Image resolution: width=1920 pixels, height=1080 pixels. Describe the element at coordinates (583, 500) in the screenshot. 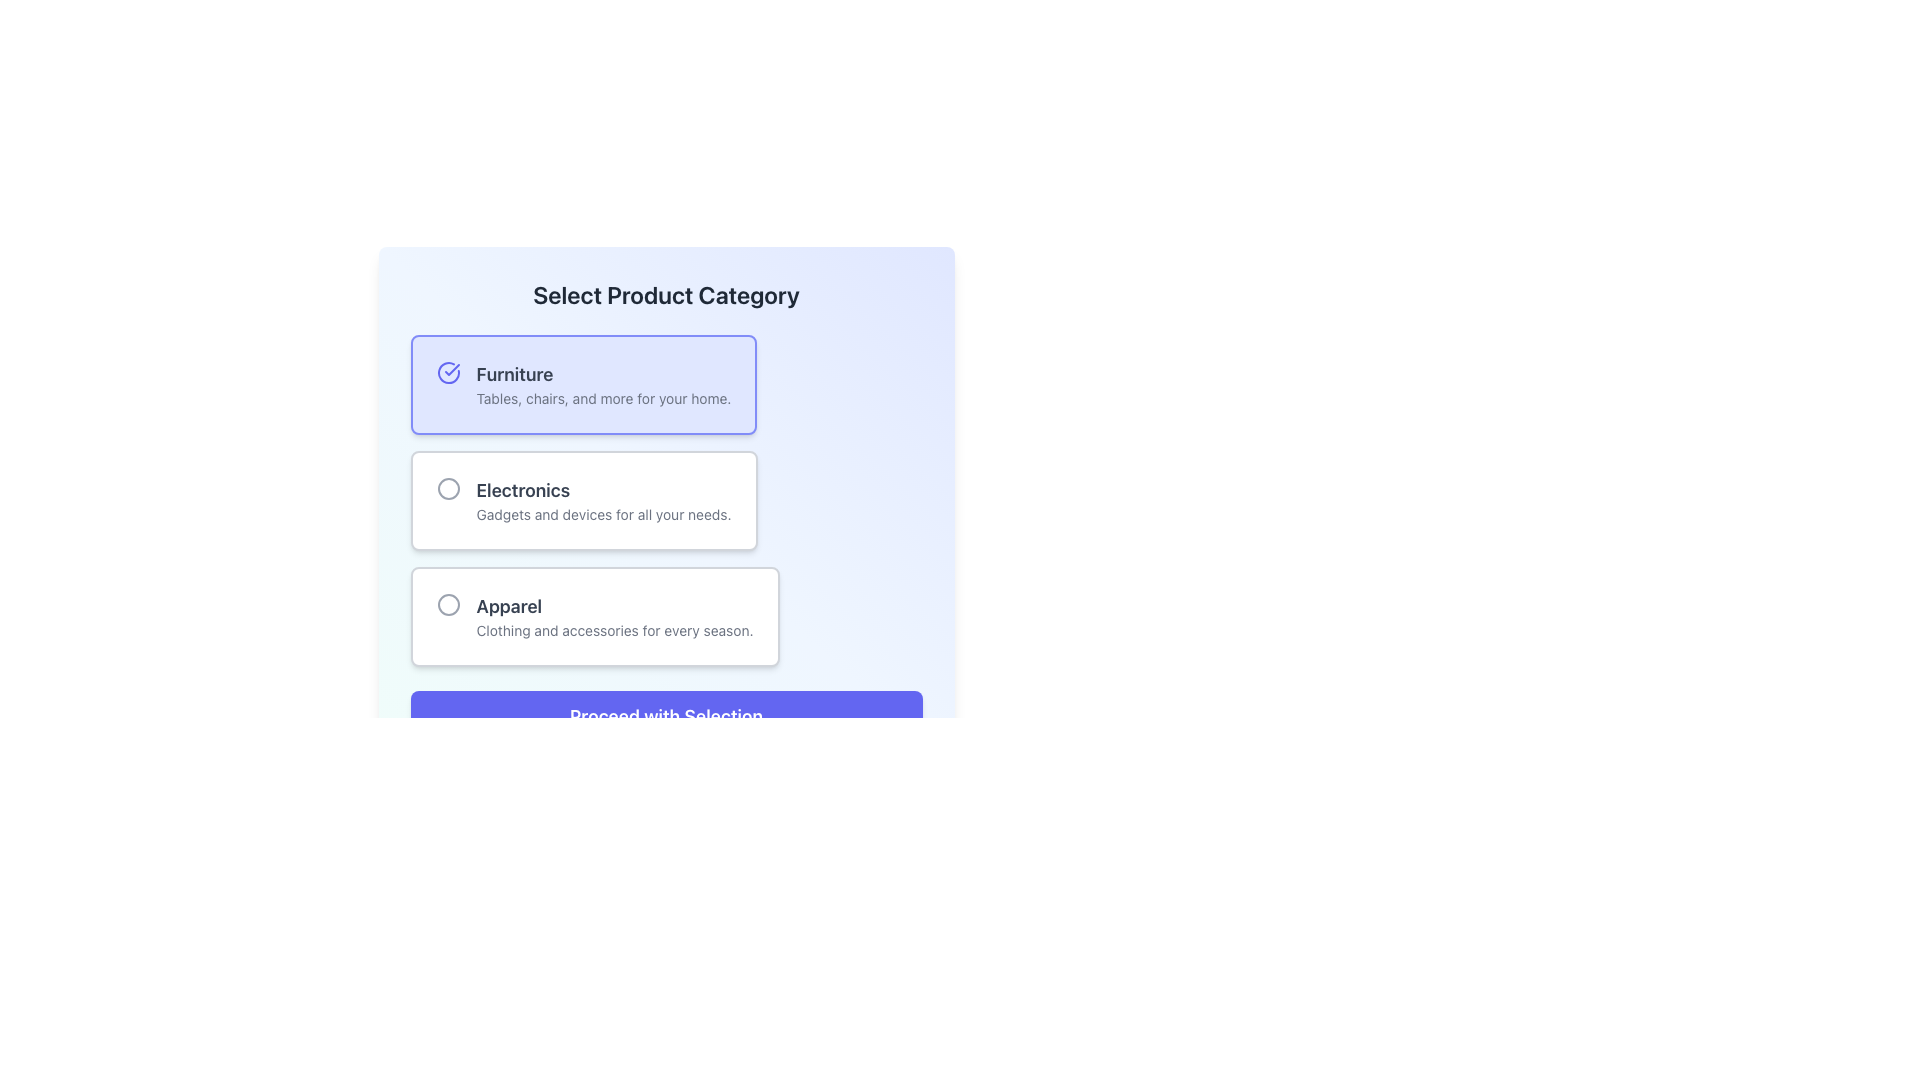

I see `the 'Electronics' button with rounded corners and a white background, which is located under the 'Select Product Category' header` at that location.